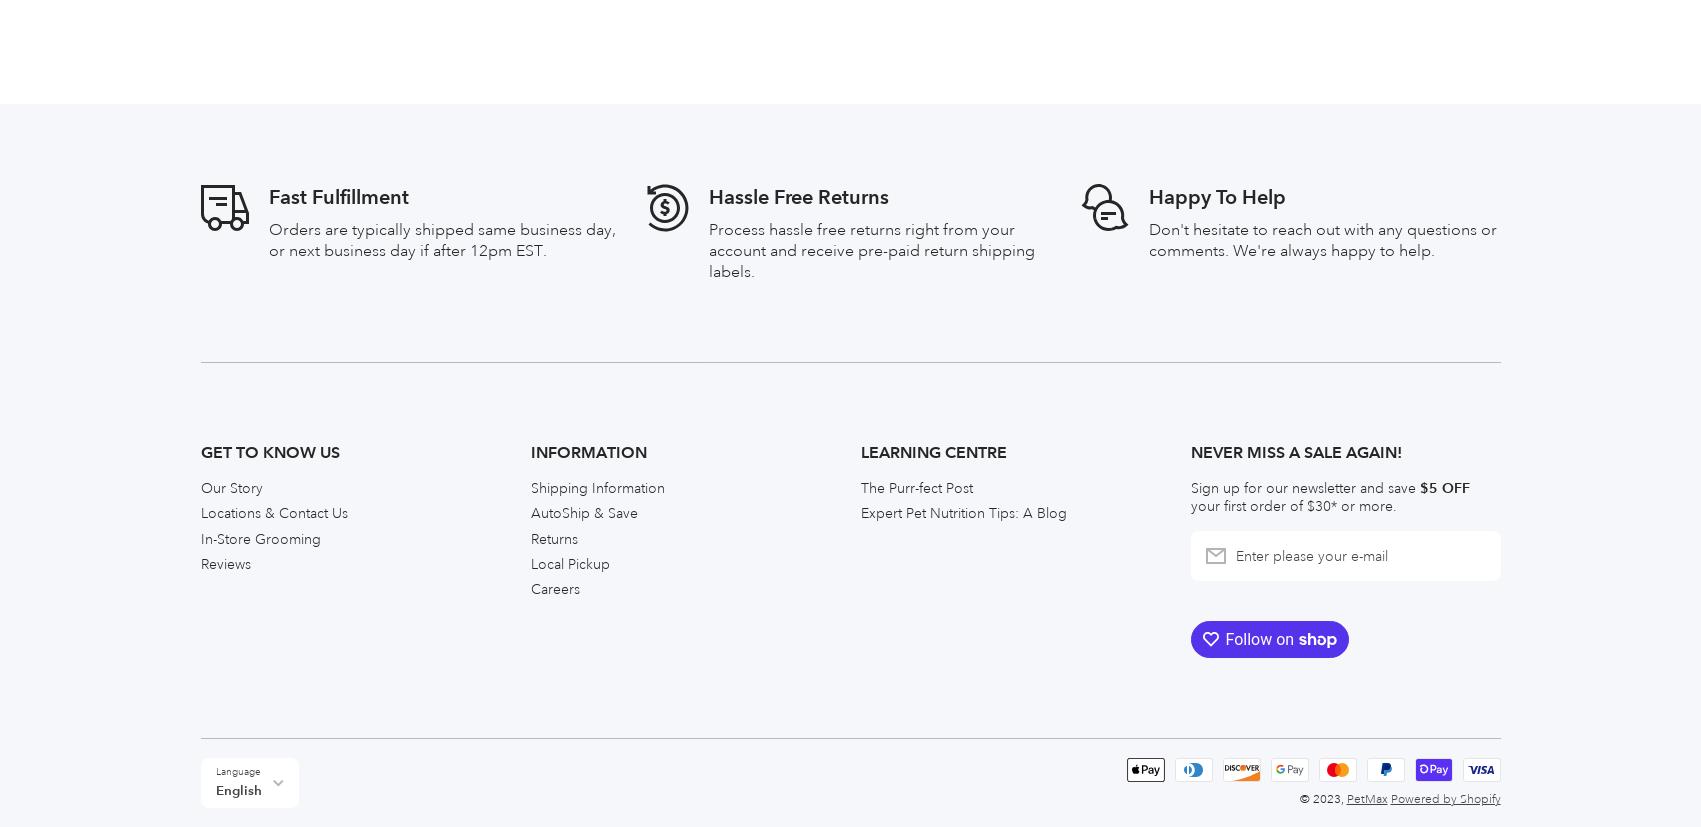 The height and width of the screenshot is (827, 1701). What do you see at coordinates (1365, 348) in the screenshot?
I see `'PetMax'` at bounding box center [1365, 348].